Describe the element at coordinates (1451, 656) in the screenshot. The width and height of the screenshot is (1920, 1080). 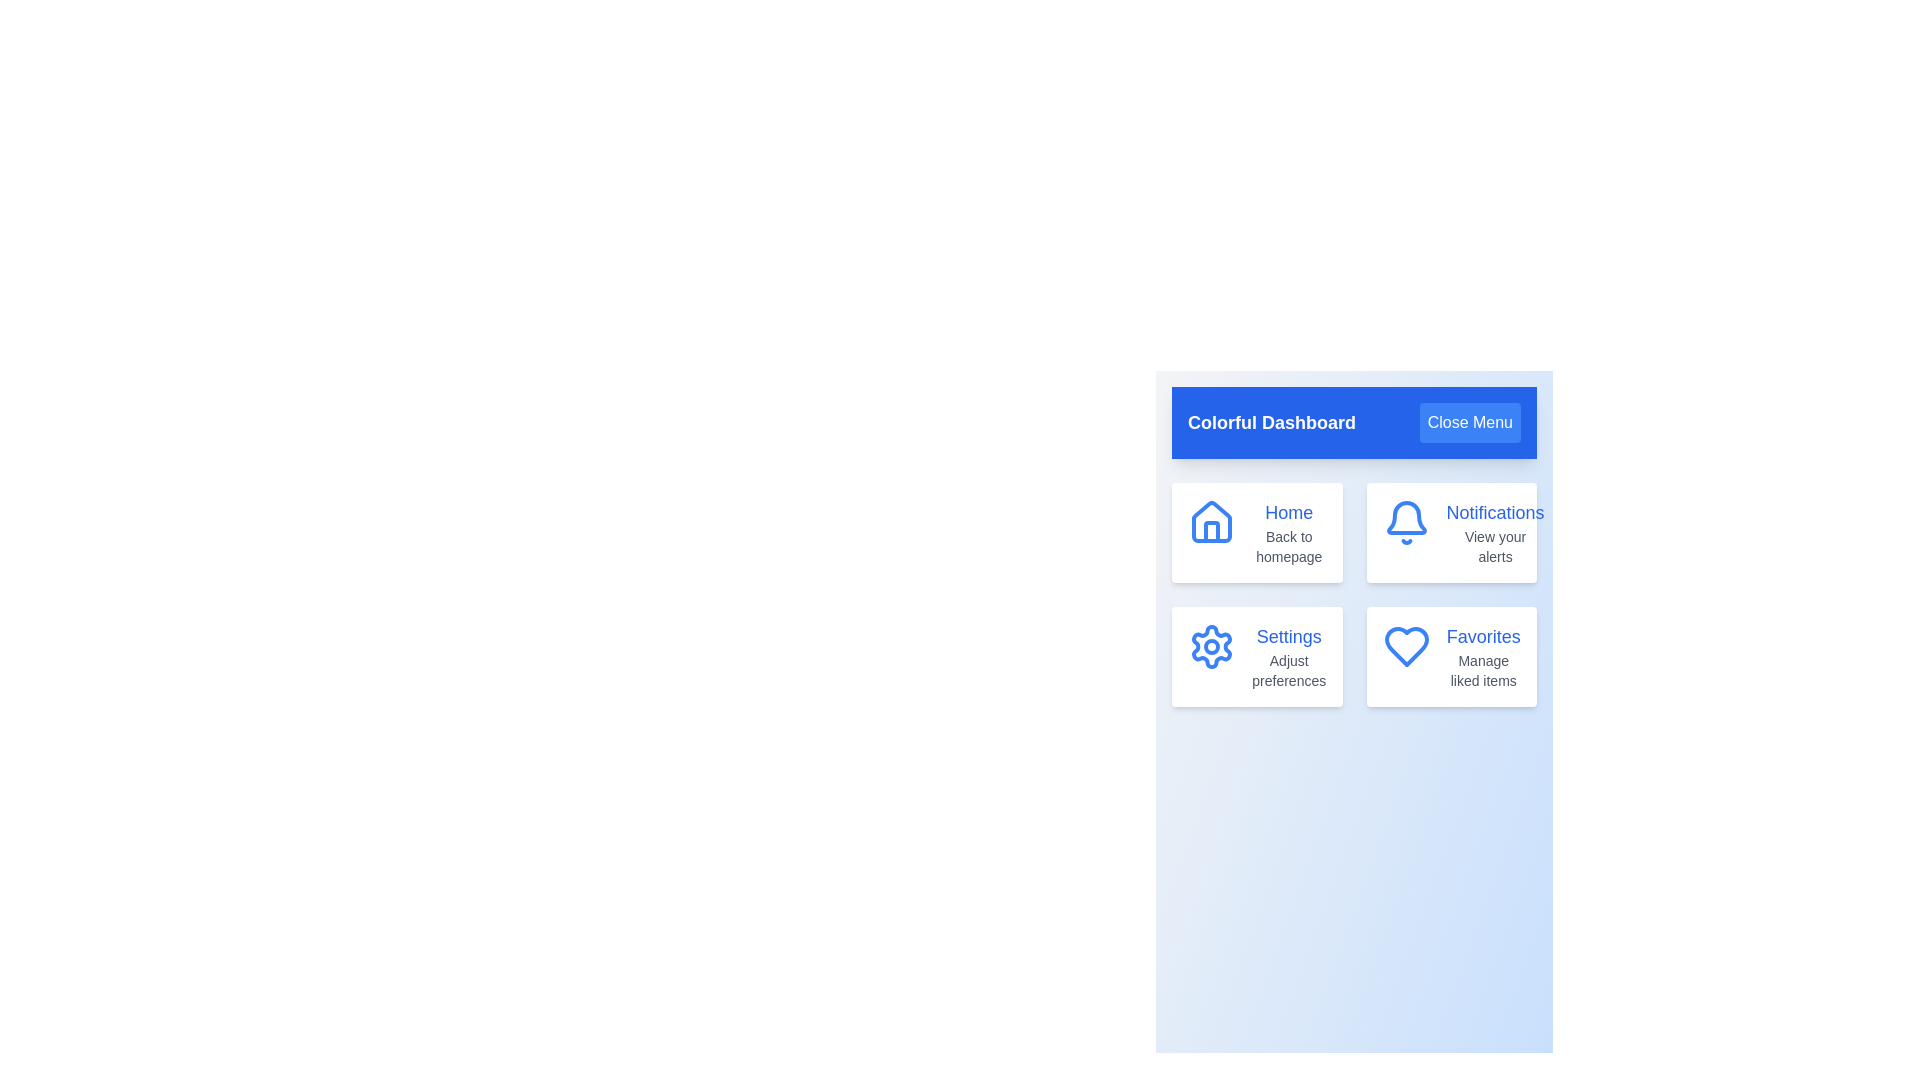
I see `the menu item labeled 'Favorites' to view its visual feedback` at that location.